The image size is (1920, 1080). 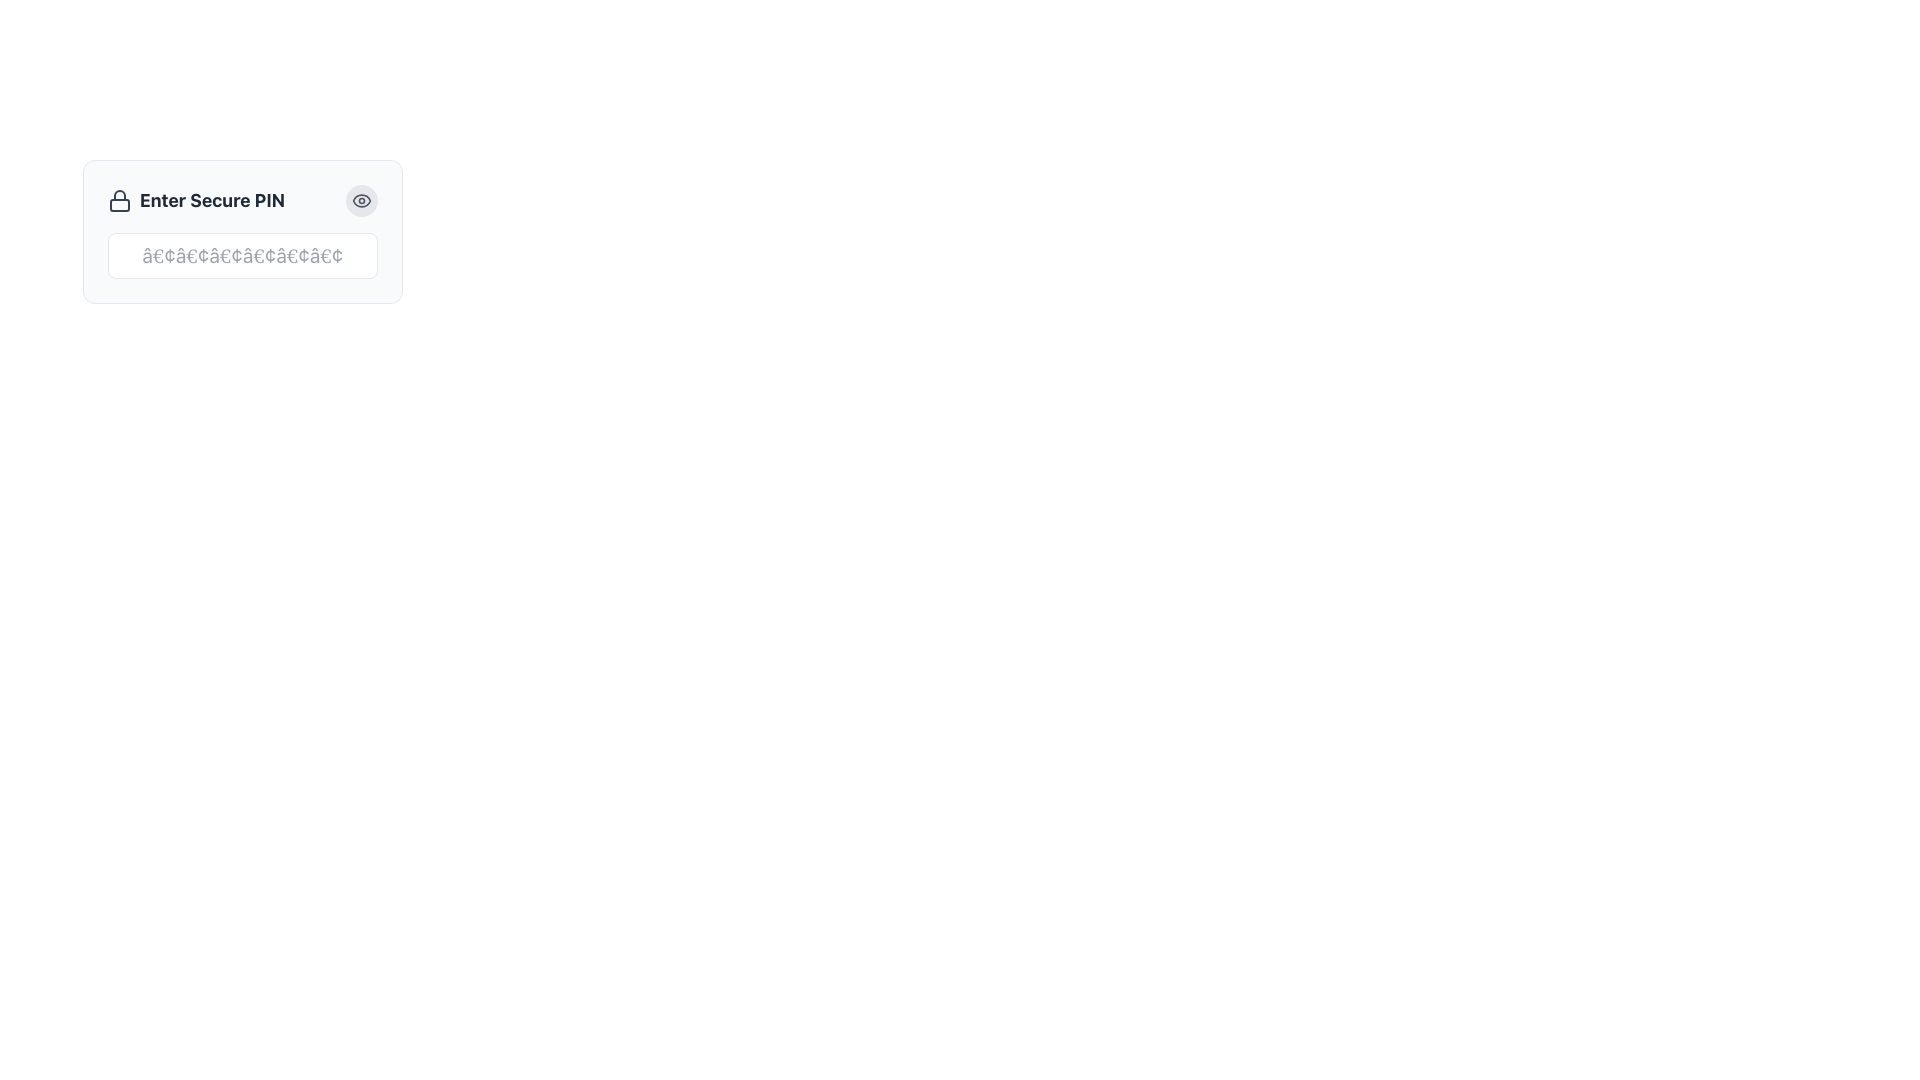 What do you see at coordinates (361, 200) in the screenshot?
I see `the eye icon located on the right side of the 'Enter Secure PIN' input field` at bounding box center [361, 200].